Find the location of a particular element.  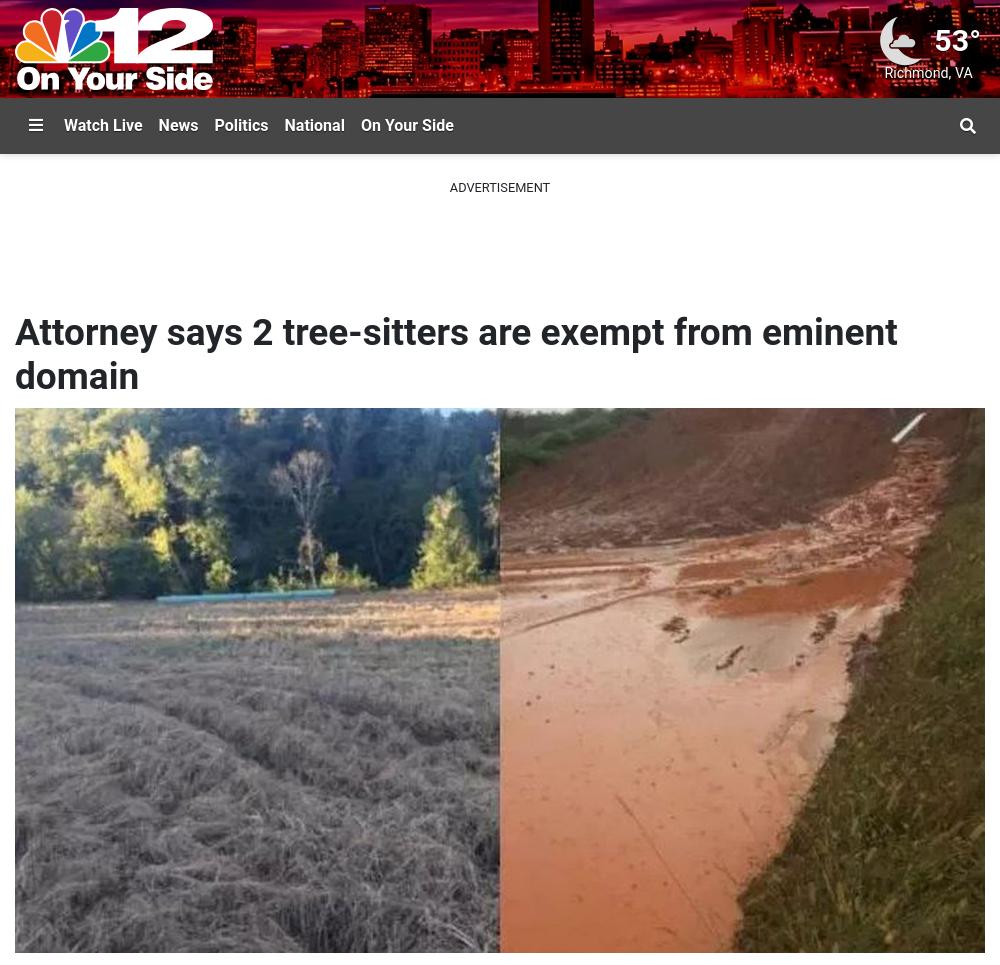

'Attorney says 2 tree-sitters are exempt from eminent domain' is located at coordinates (455, 354).